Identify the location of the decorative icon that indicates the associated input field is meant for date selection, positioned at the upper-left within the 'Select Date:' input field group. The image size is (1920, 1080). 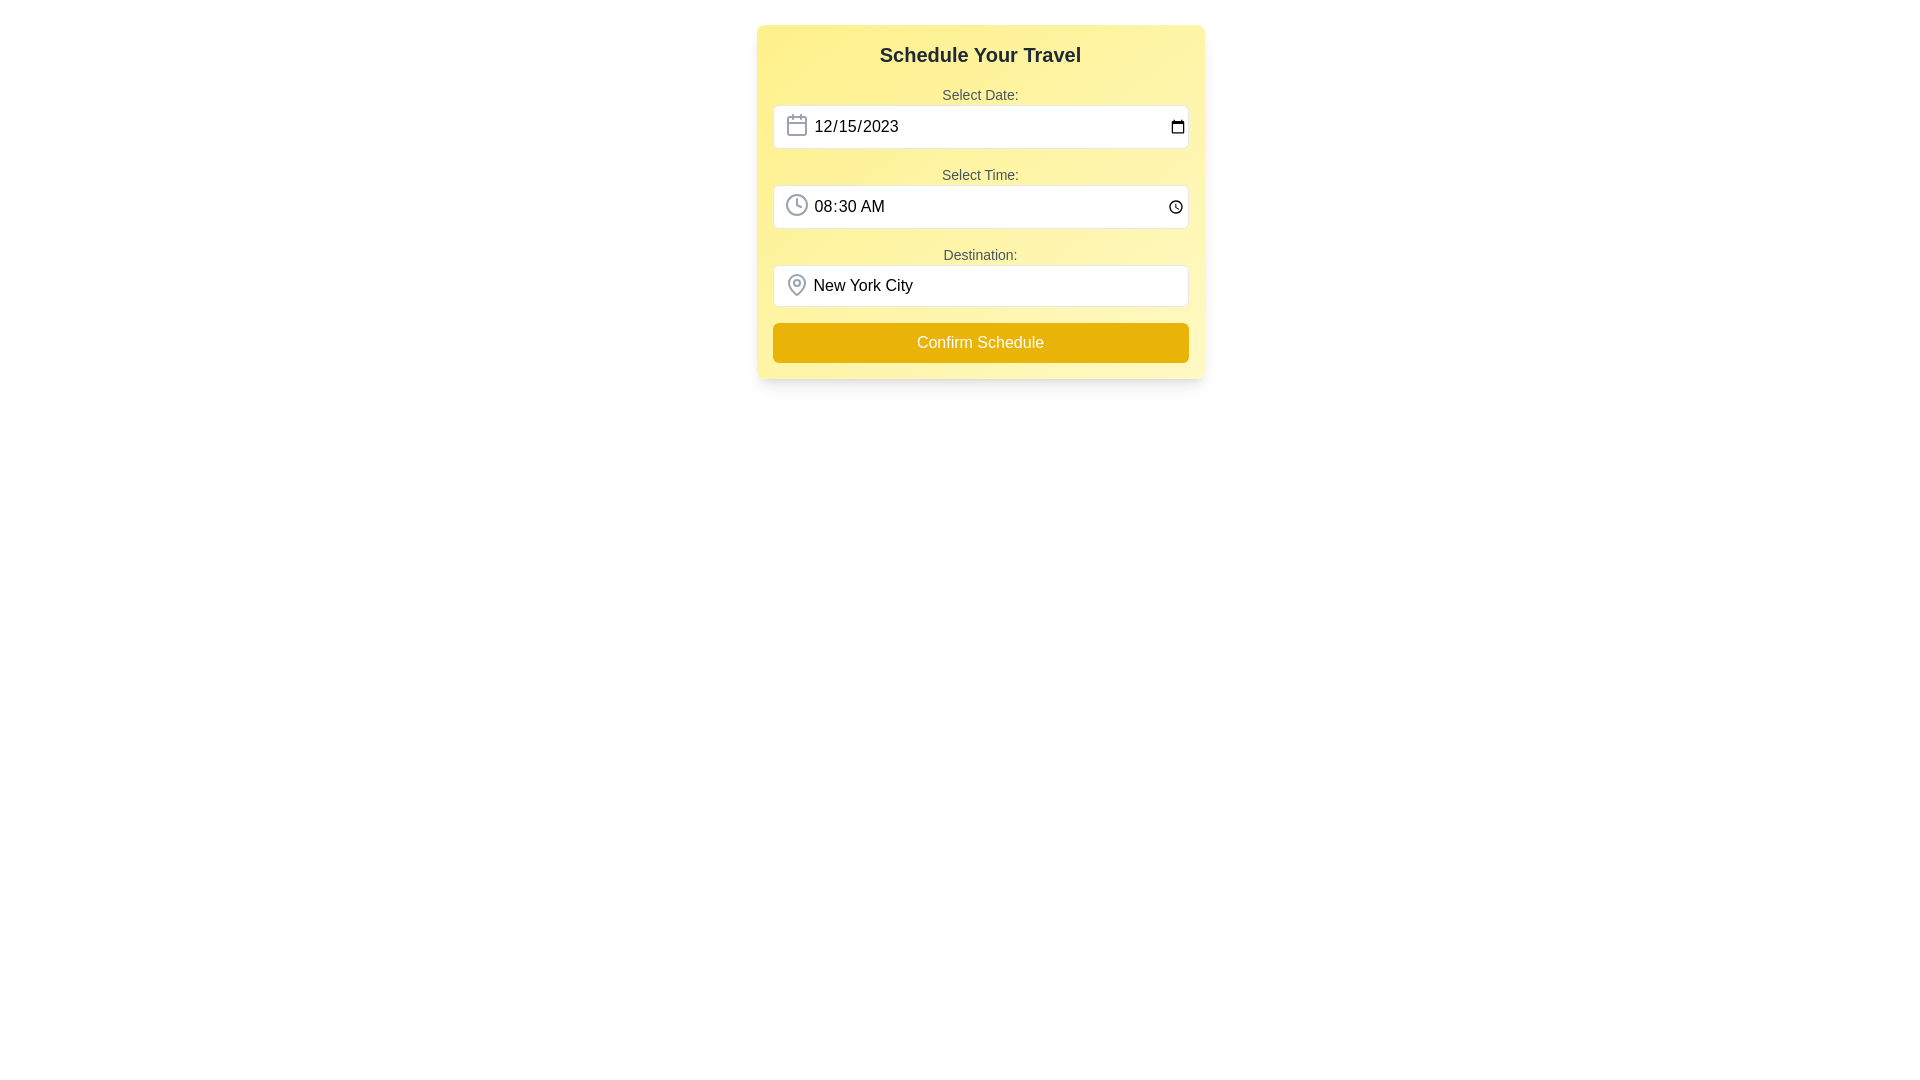
(795, 124).